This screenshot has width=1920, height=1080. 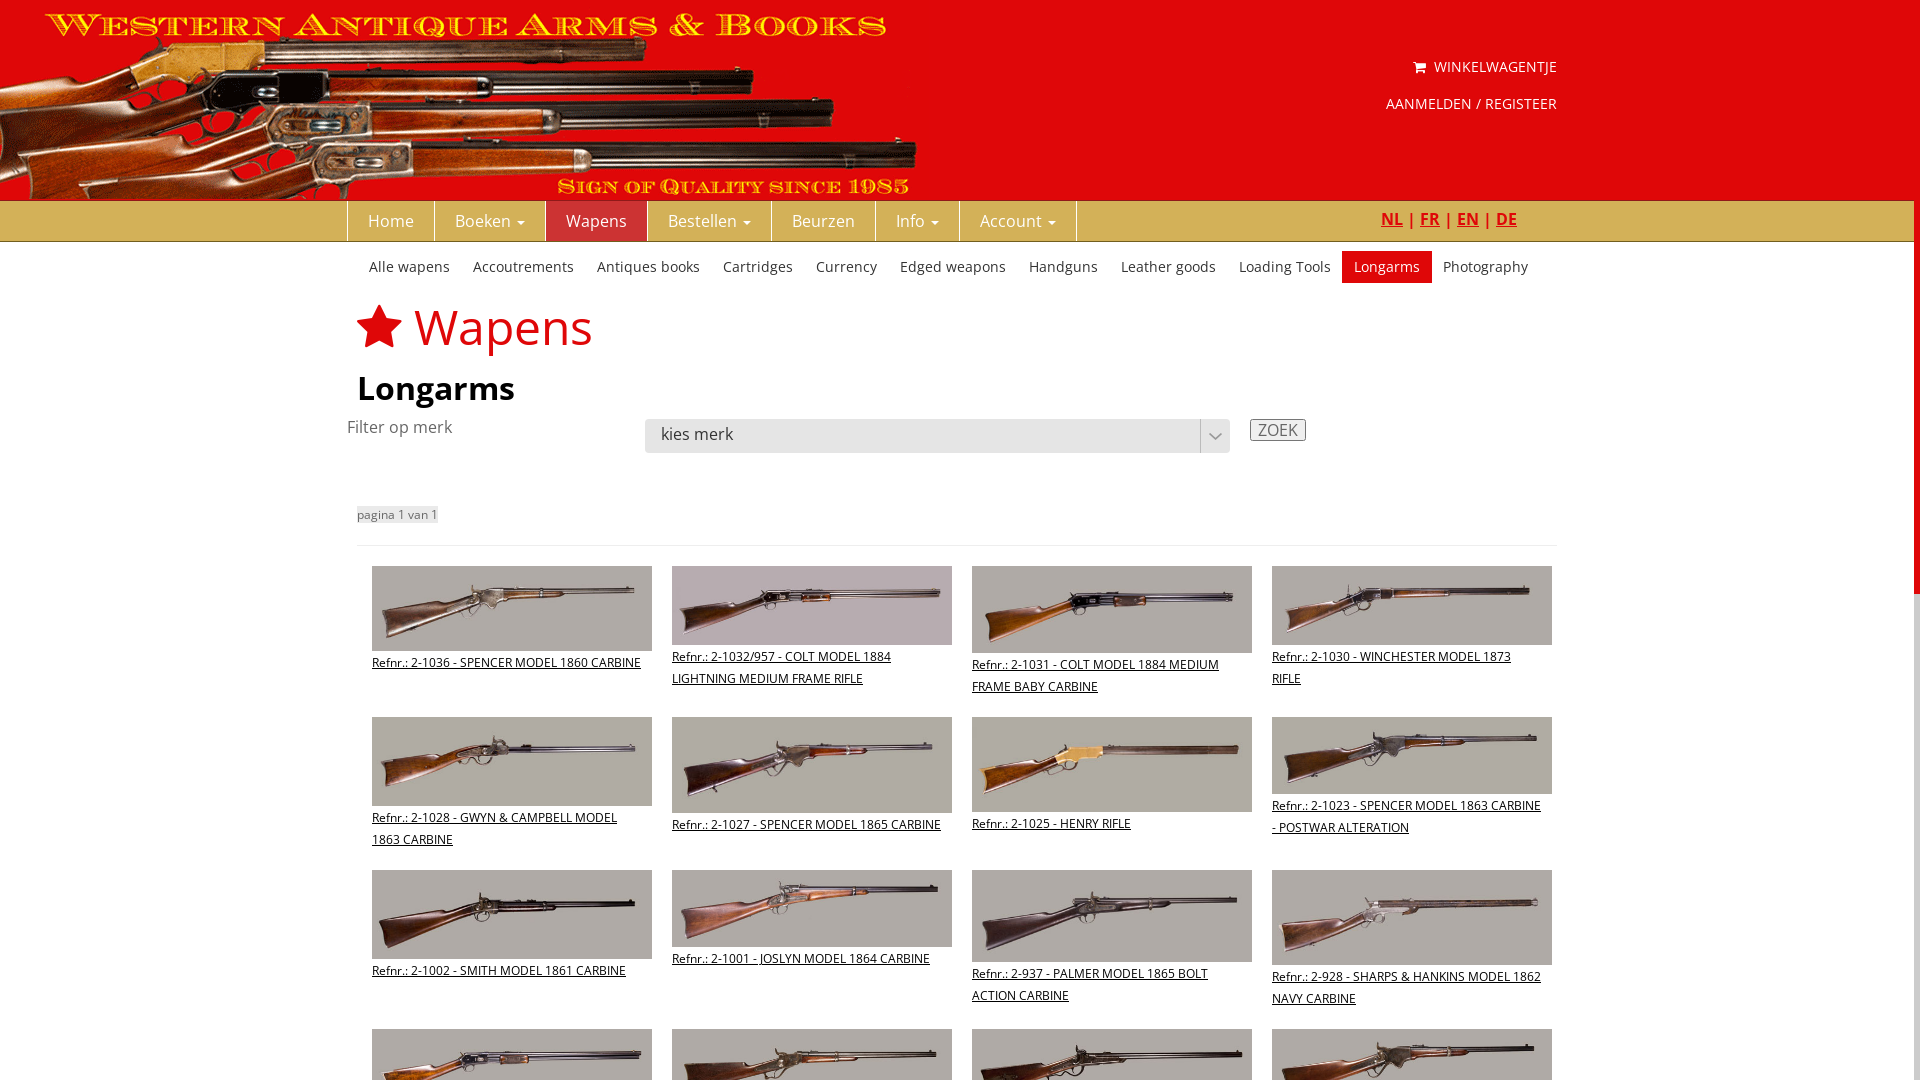 What do you see at coordinates (512, 797) in the screenshot?
I see `'Refnr.: 2-1028 - GWYN & CAMPBELL MODEL 1863 CARBINE'` at bounding box center [512, 797].